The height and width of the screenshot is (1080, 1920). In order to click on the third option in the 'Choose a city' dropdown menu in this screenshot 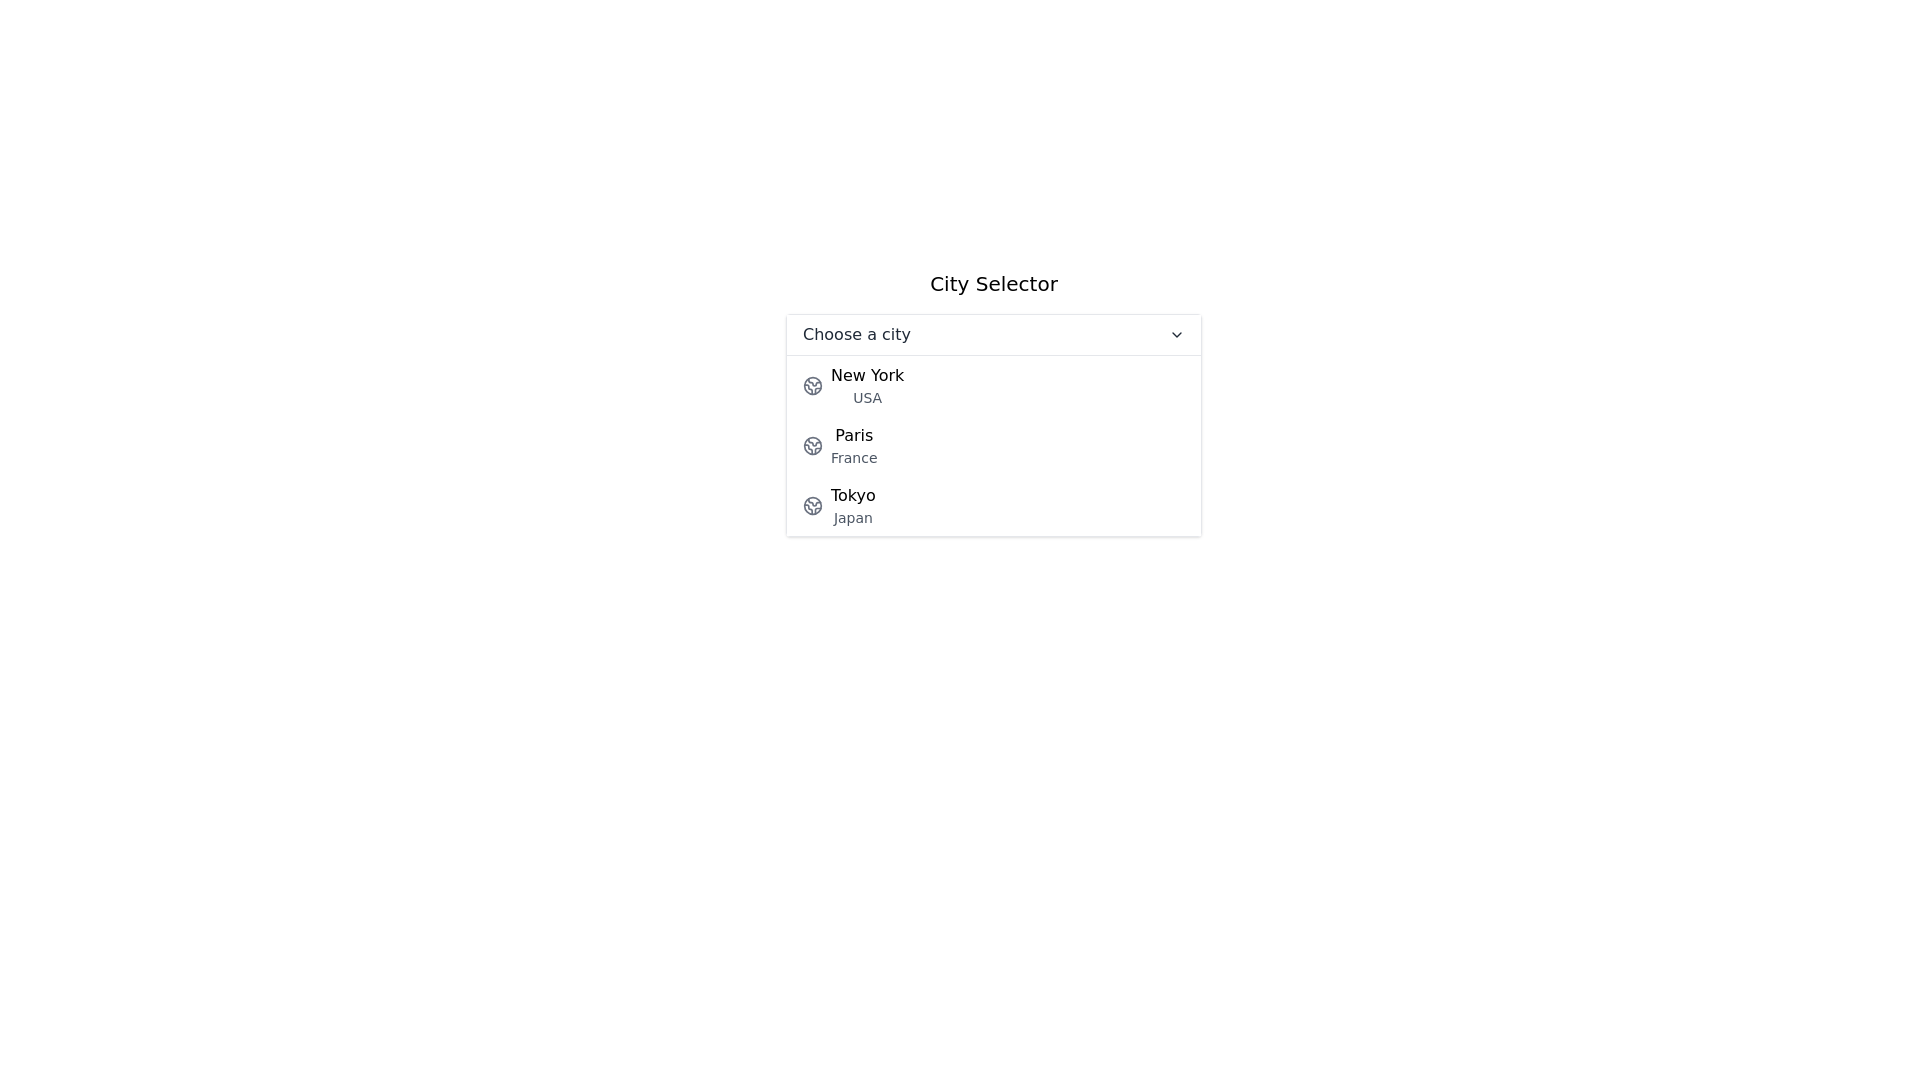, I will do `click(993, 504)`.